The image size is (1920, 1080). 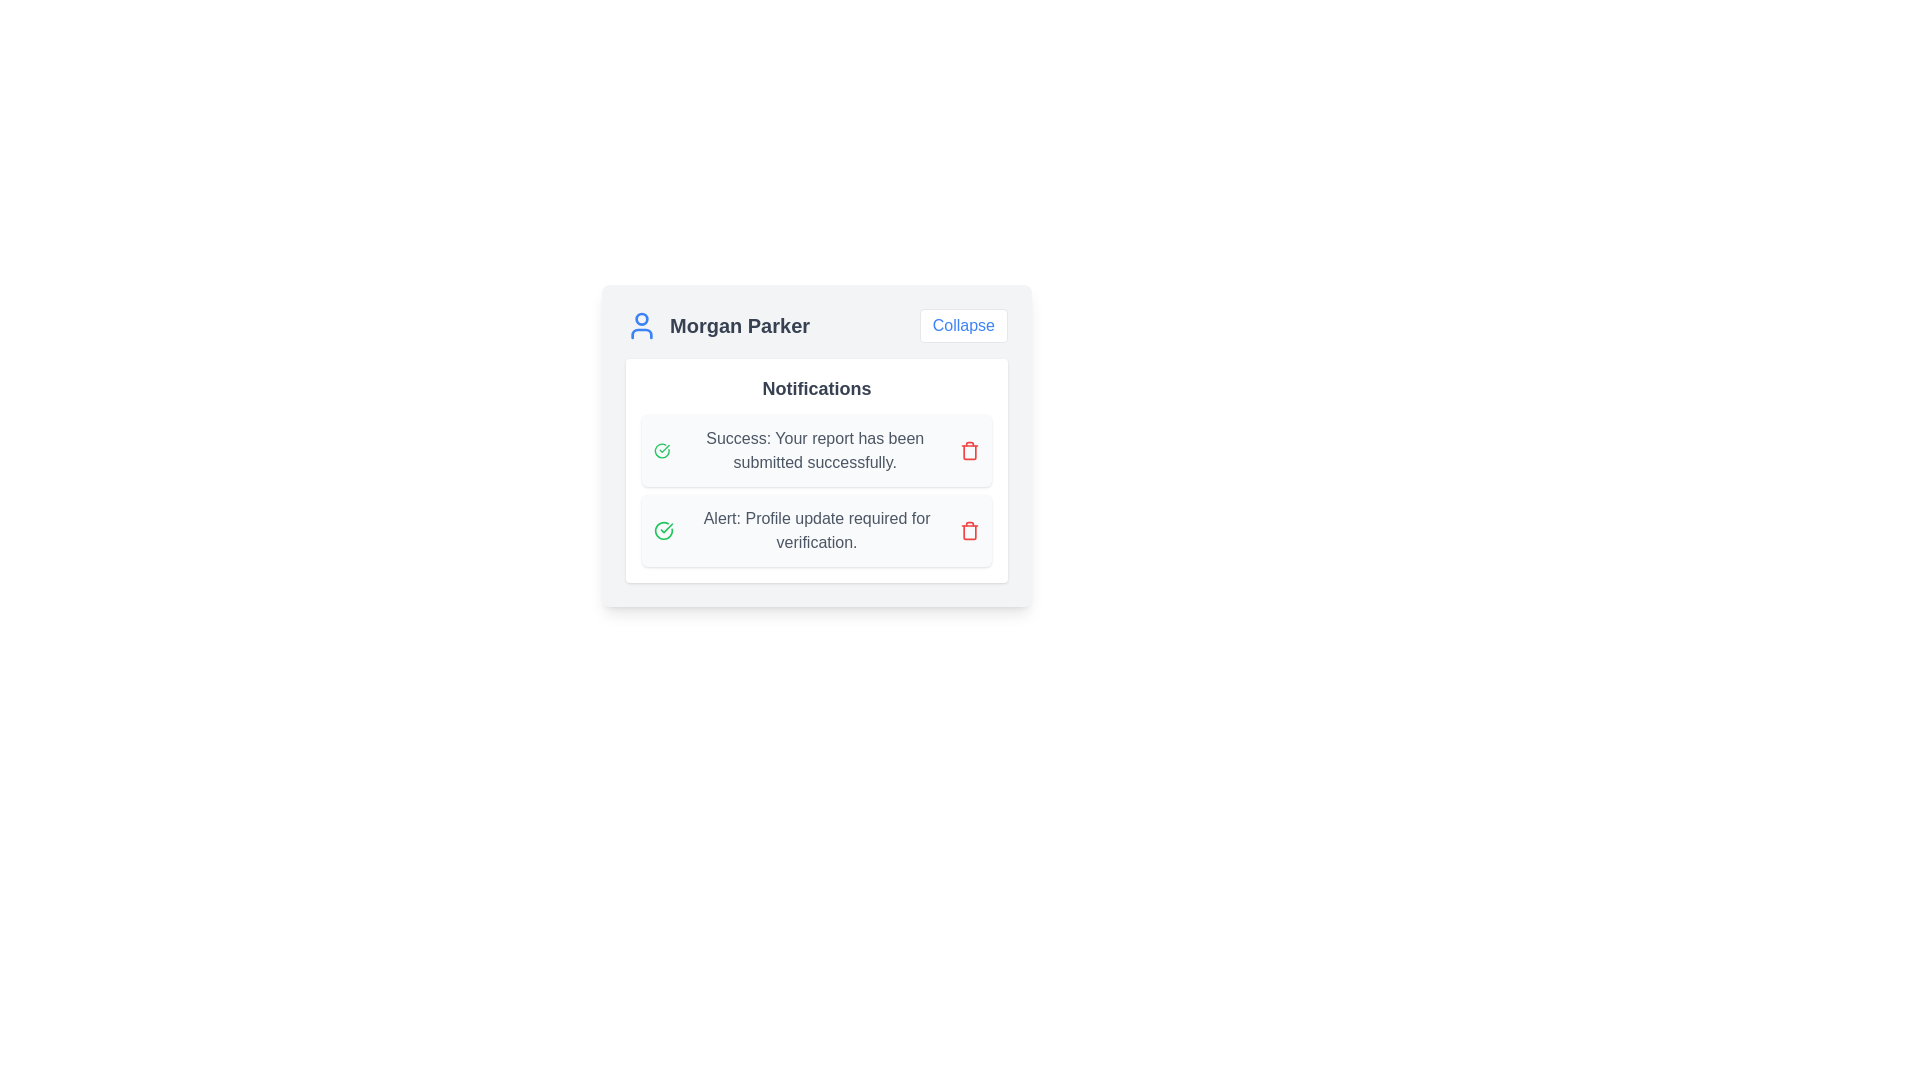 I want to click on the positive verification icon located to the left of the notification text 'Alert: Profile update required for verification.', so click(x=664, y=530).